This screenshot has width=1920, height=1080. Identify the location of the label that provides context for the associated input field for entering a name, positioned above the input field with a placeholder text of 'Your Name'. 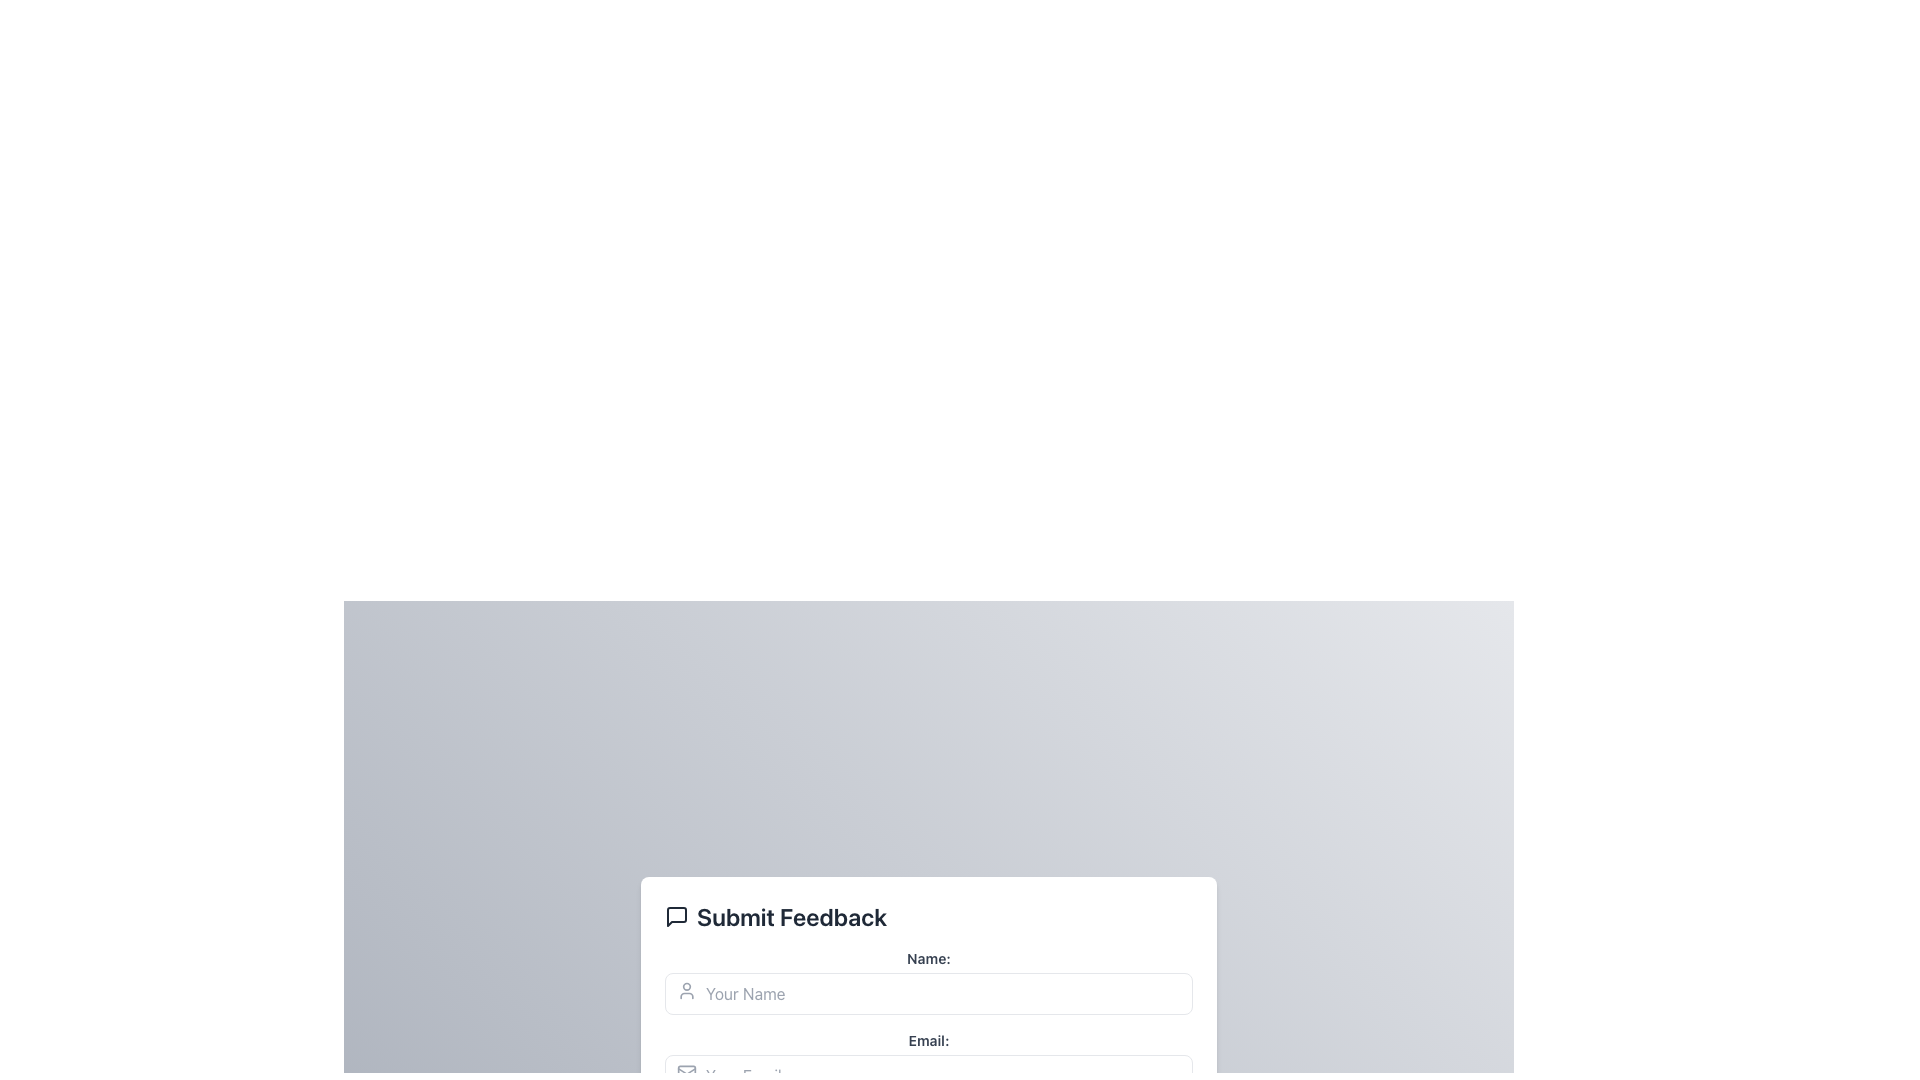
(928, 958).